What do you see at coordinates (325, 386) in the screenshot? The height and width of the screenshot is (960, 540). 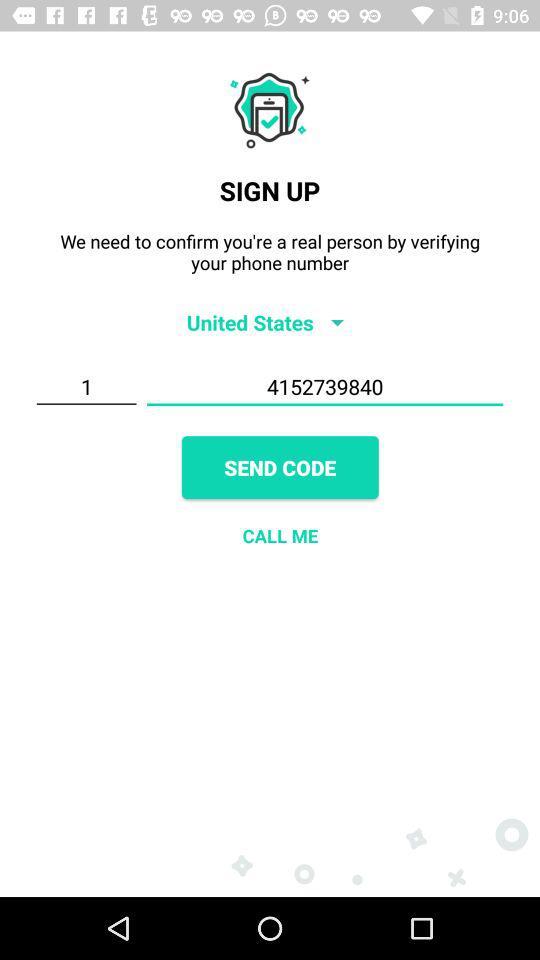 I see `item to the right of 1` at bounding box center [325, 386].